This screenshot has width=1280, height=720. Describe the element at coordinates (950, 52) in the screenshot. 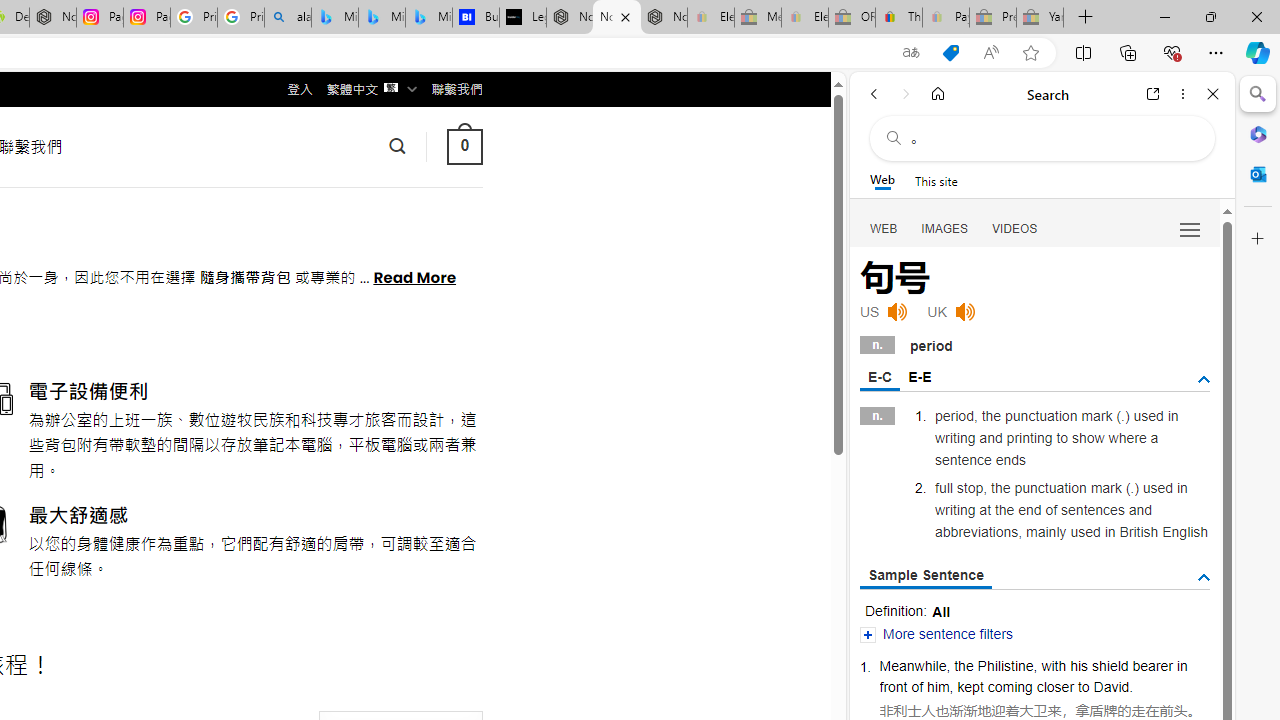

I see `'This site has coupons! Shopping in Microsoft Edge'` at that location.